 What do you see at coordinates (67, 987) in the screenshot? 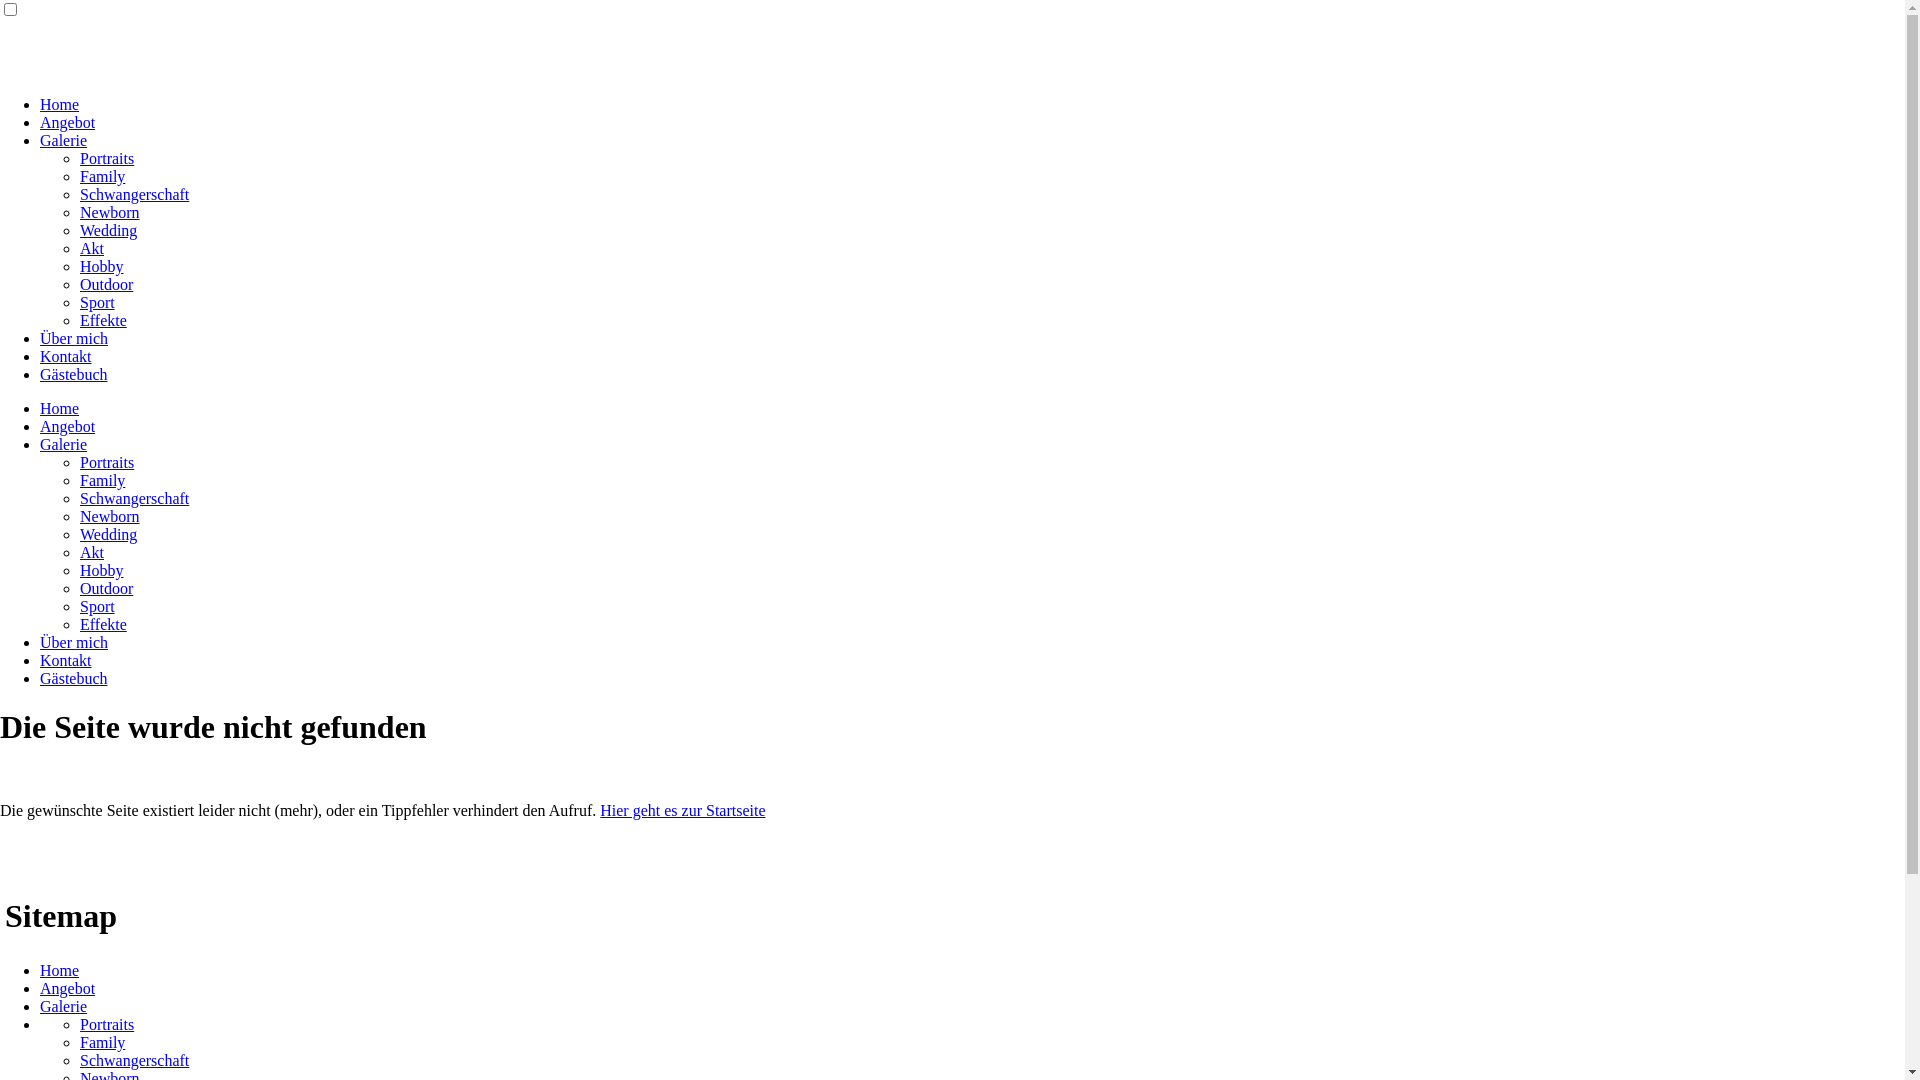
I see `'Angebot'` at bounding box center [67, 987].